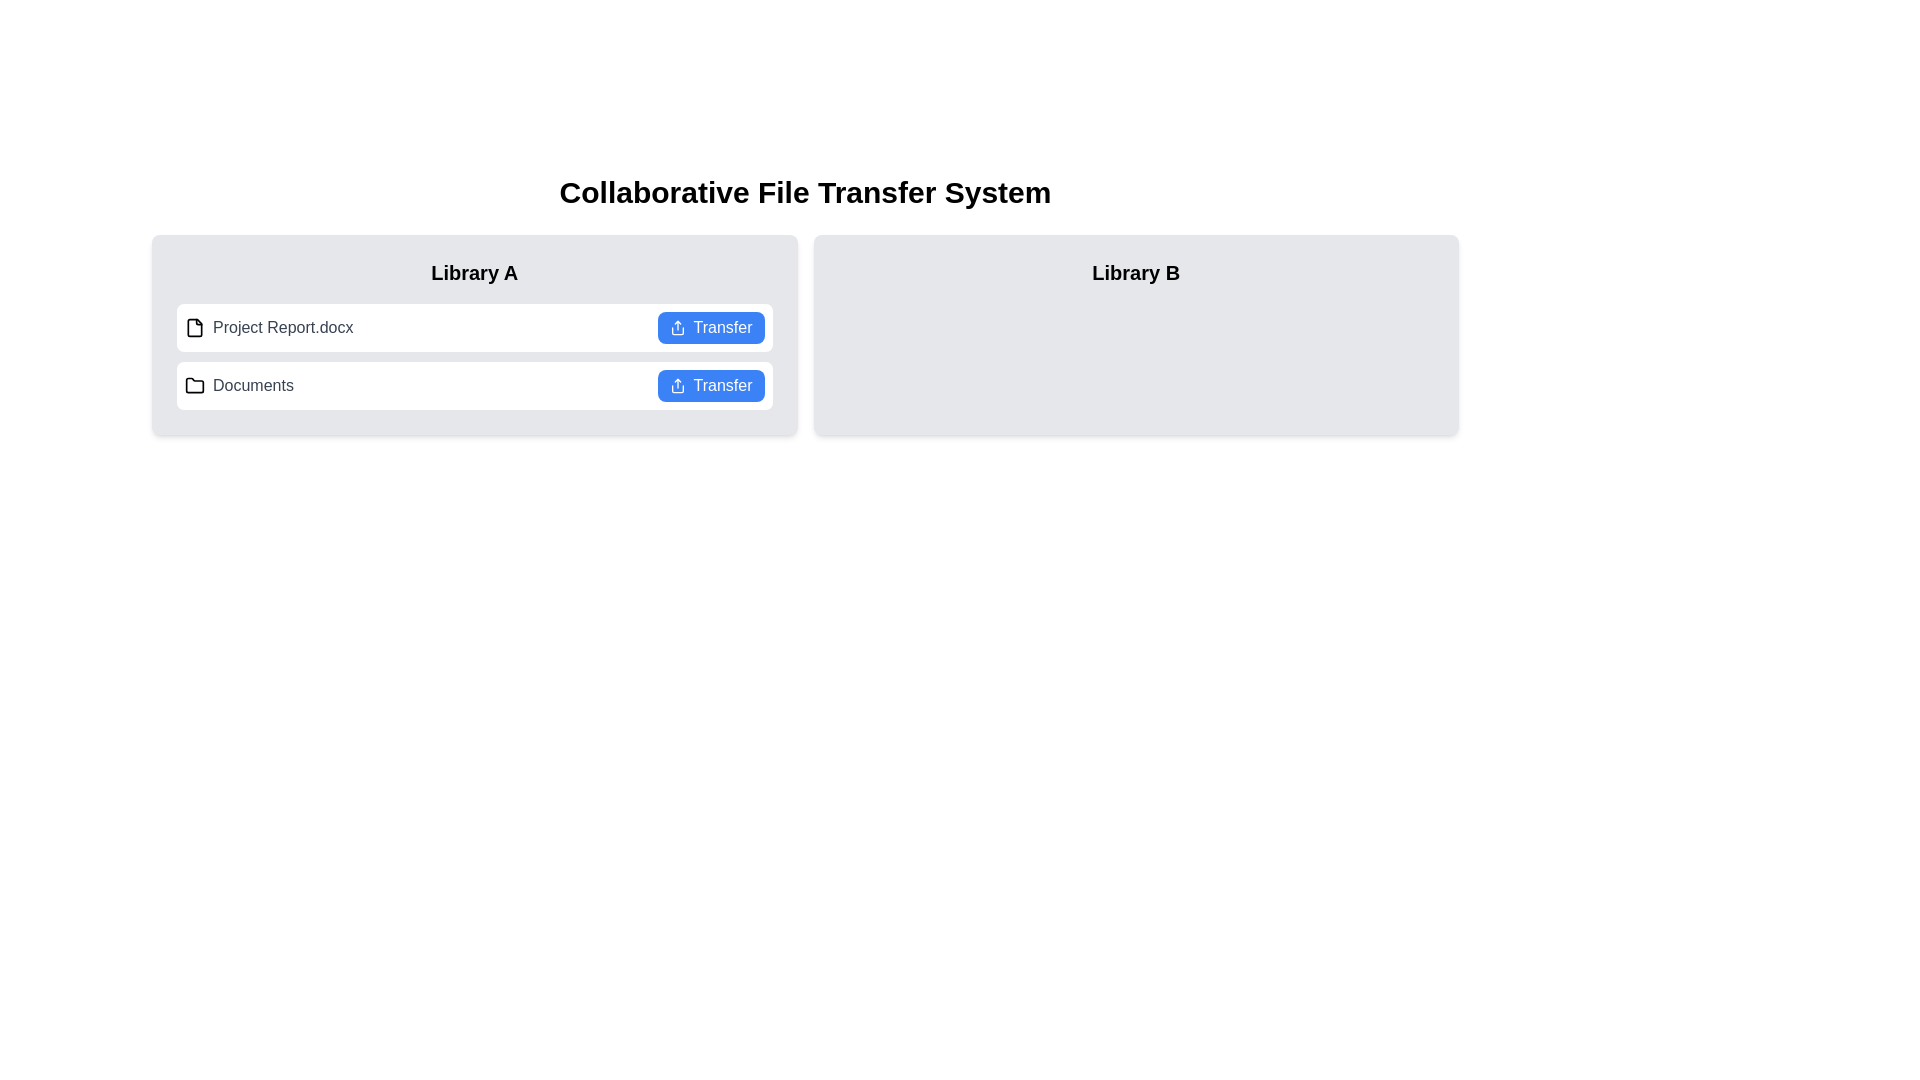 The image size is (1920, 1080). I want to click on the text label representing the file name 'Project Report.docx', which is the first entry in the list under 'Library A', so click(282, 326).